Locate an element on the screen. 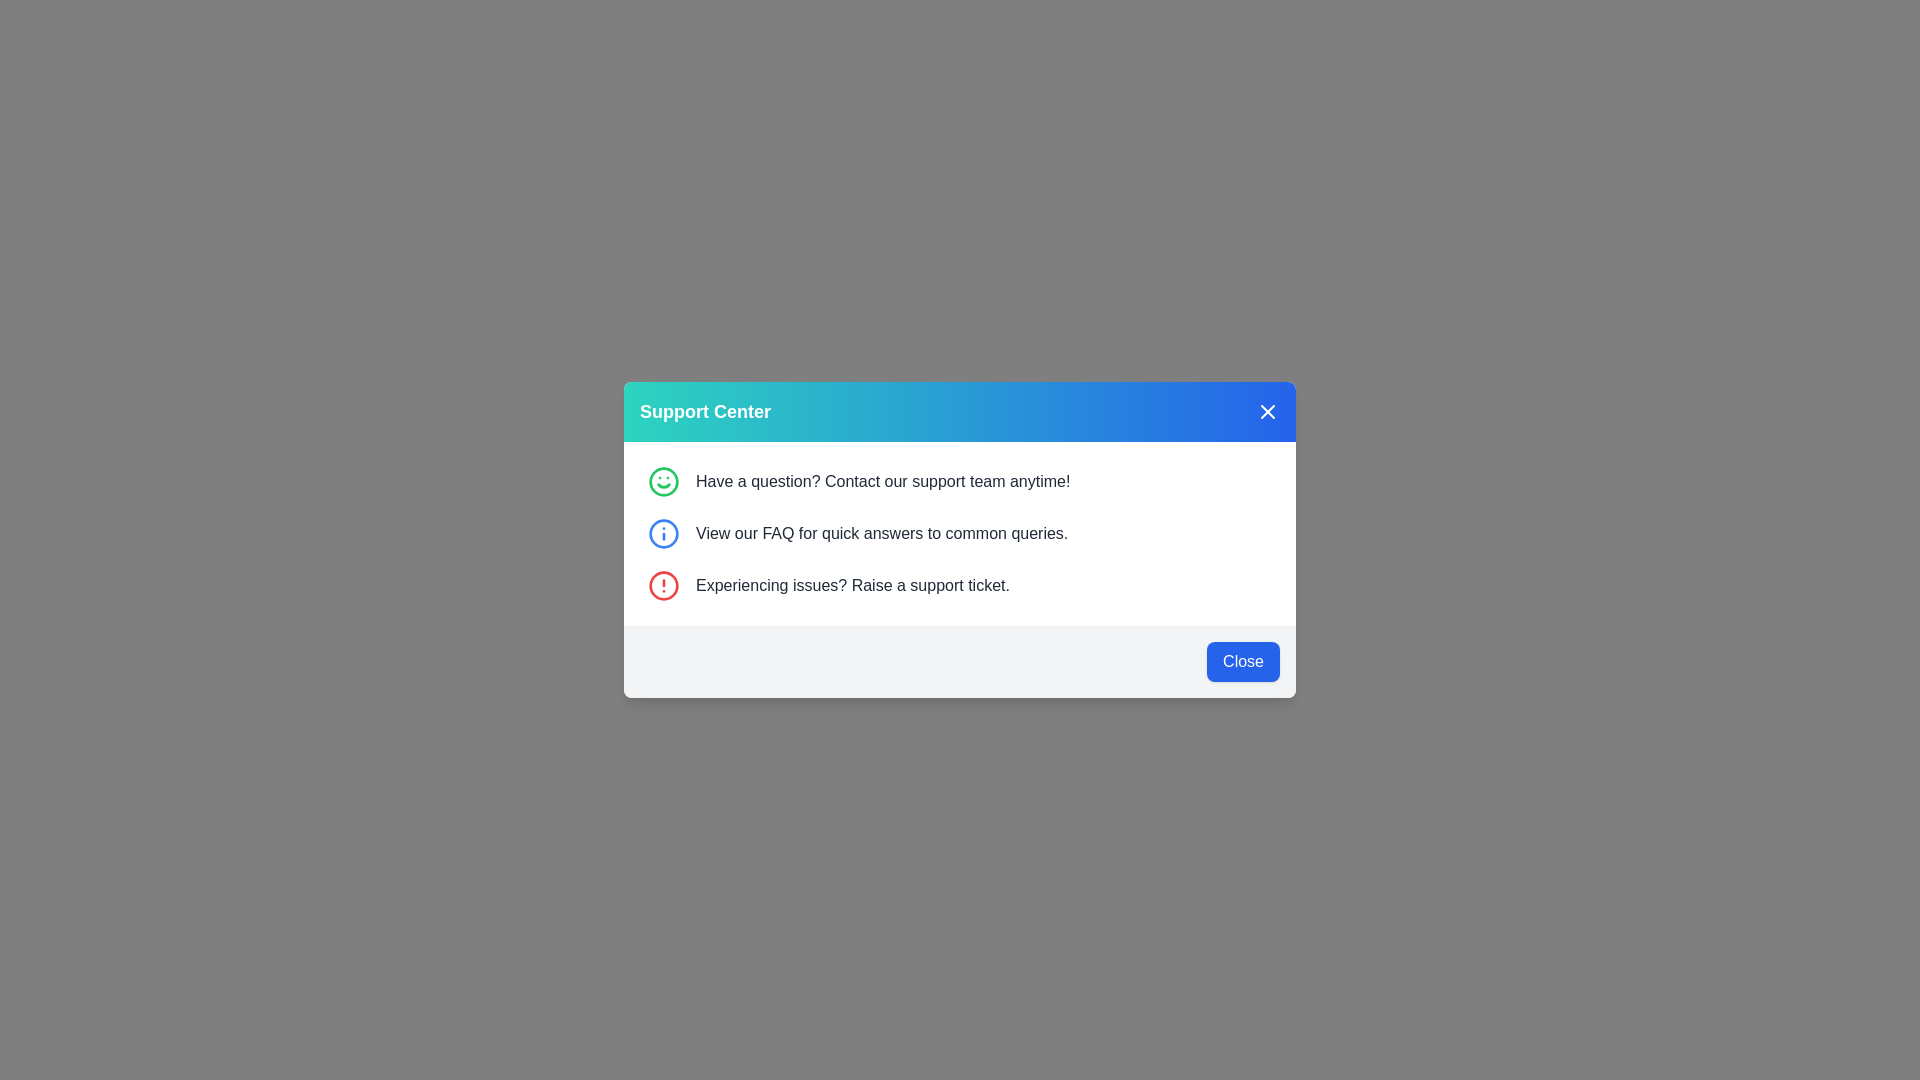 Image resolution: width=1920 pixels, height=1080 pixels. the bold text label reading 'Support Center', which is styled with a white font and located in the upper-left section of the title bar of a modal is located at coordinates (705, 411).